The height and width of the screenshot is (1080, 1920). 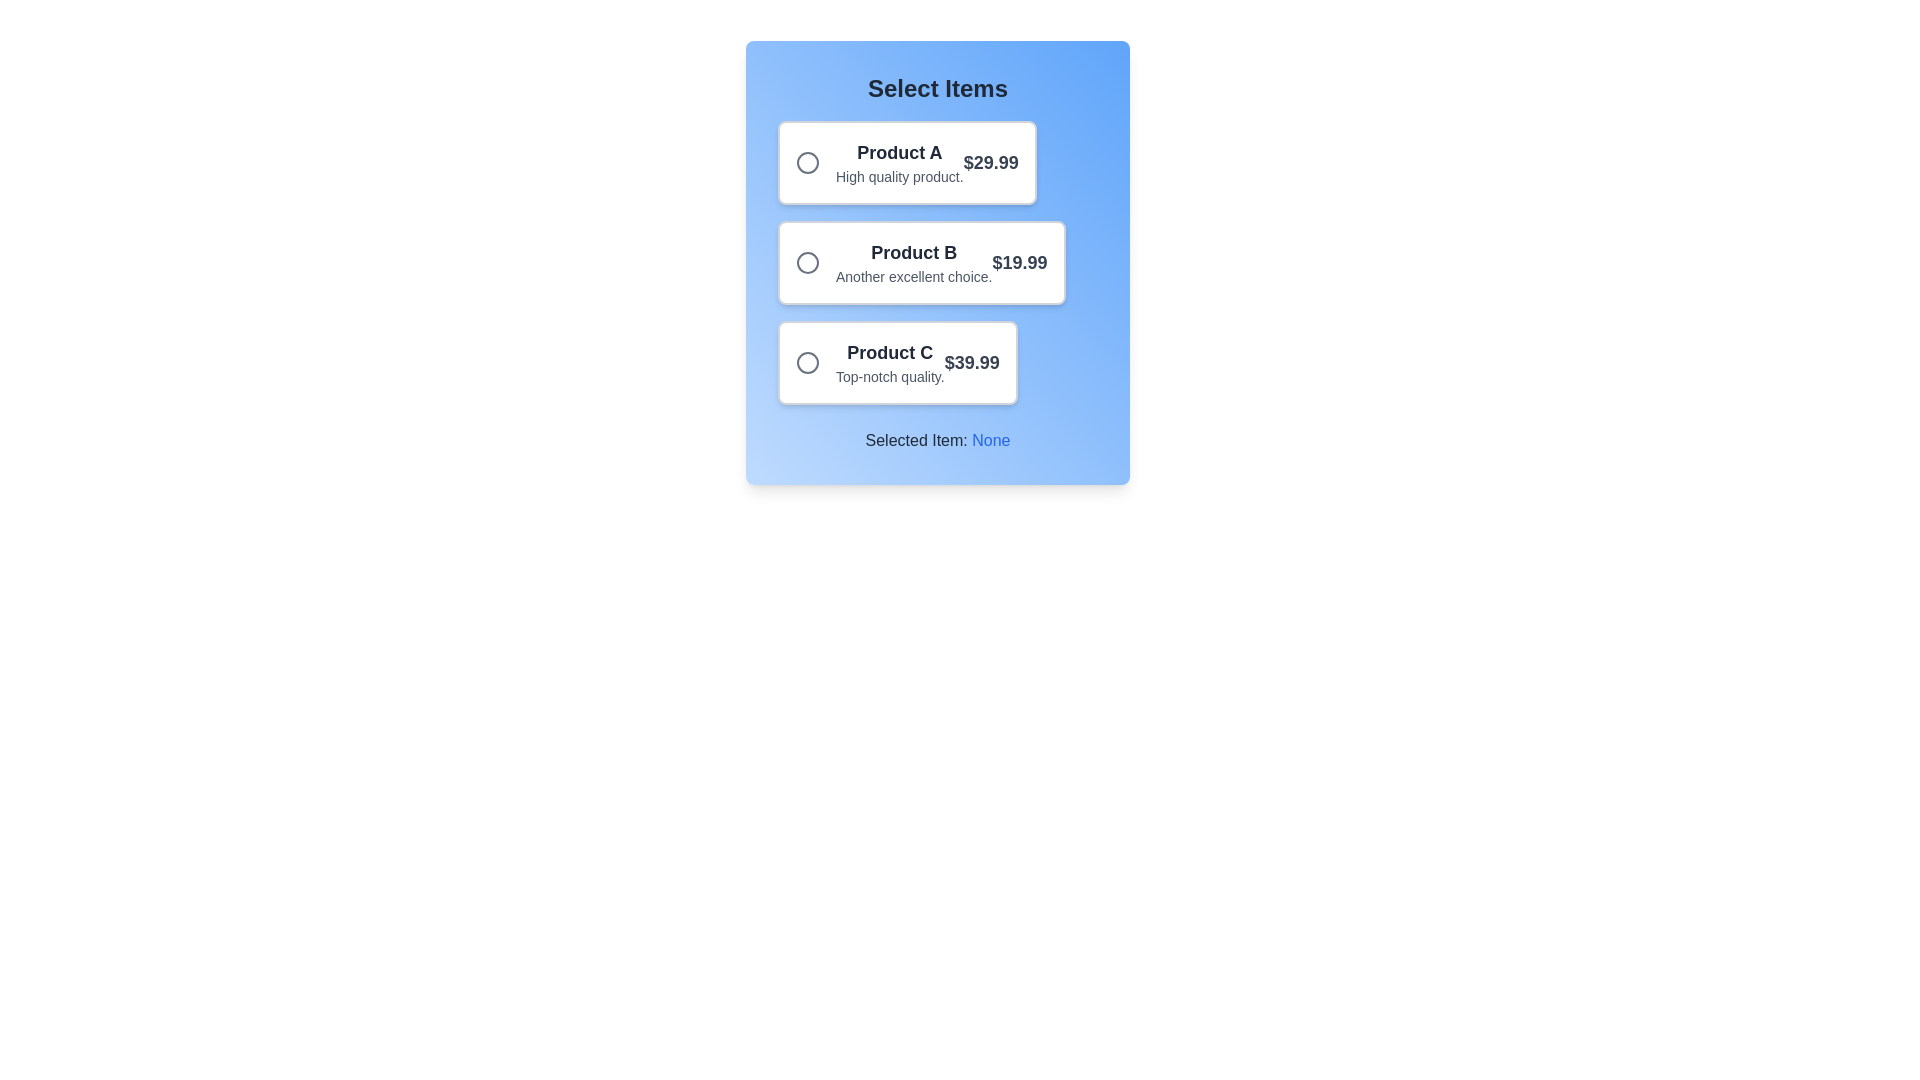 What do you see at coordinates (913, 261) in the screenshot?
I see `the static text display for 'Product B', which is located in the second card of the product cards stack, positioned below the checkbox and above the price '$19.99'` at bounding box center [913, 261].